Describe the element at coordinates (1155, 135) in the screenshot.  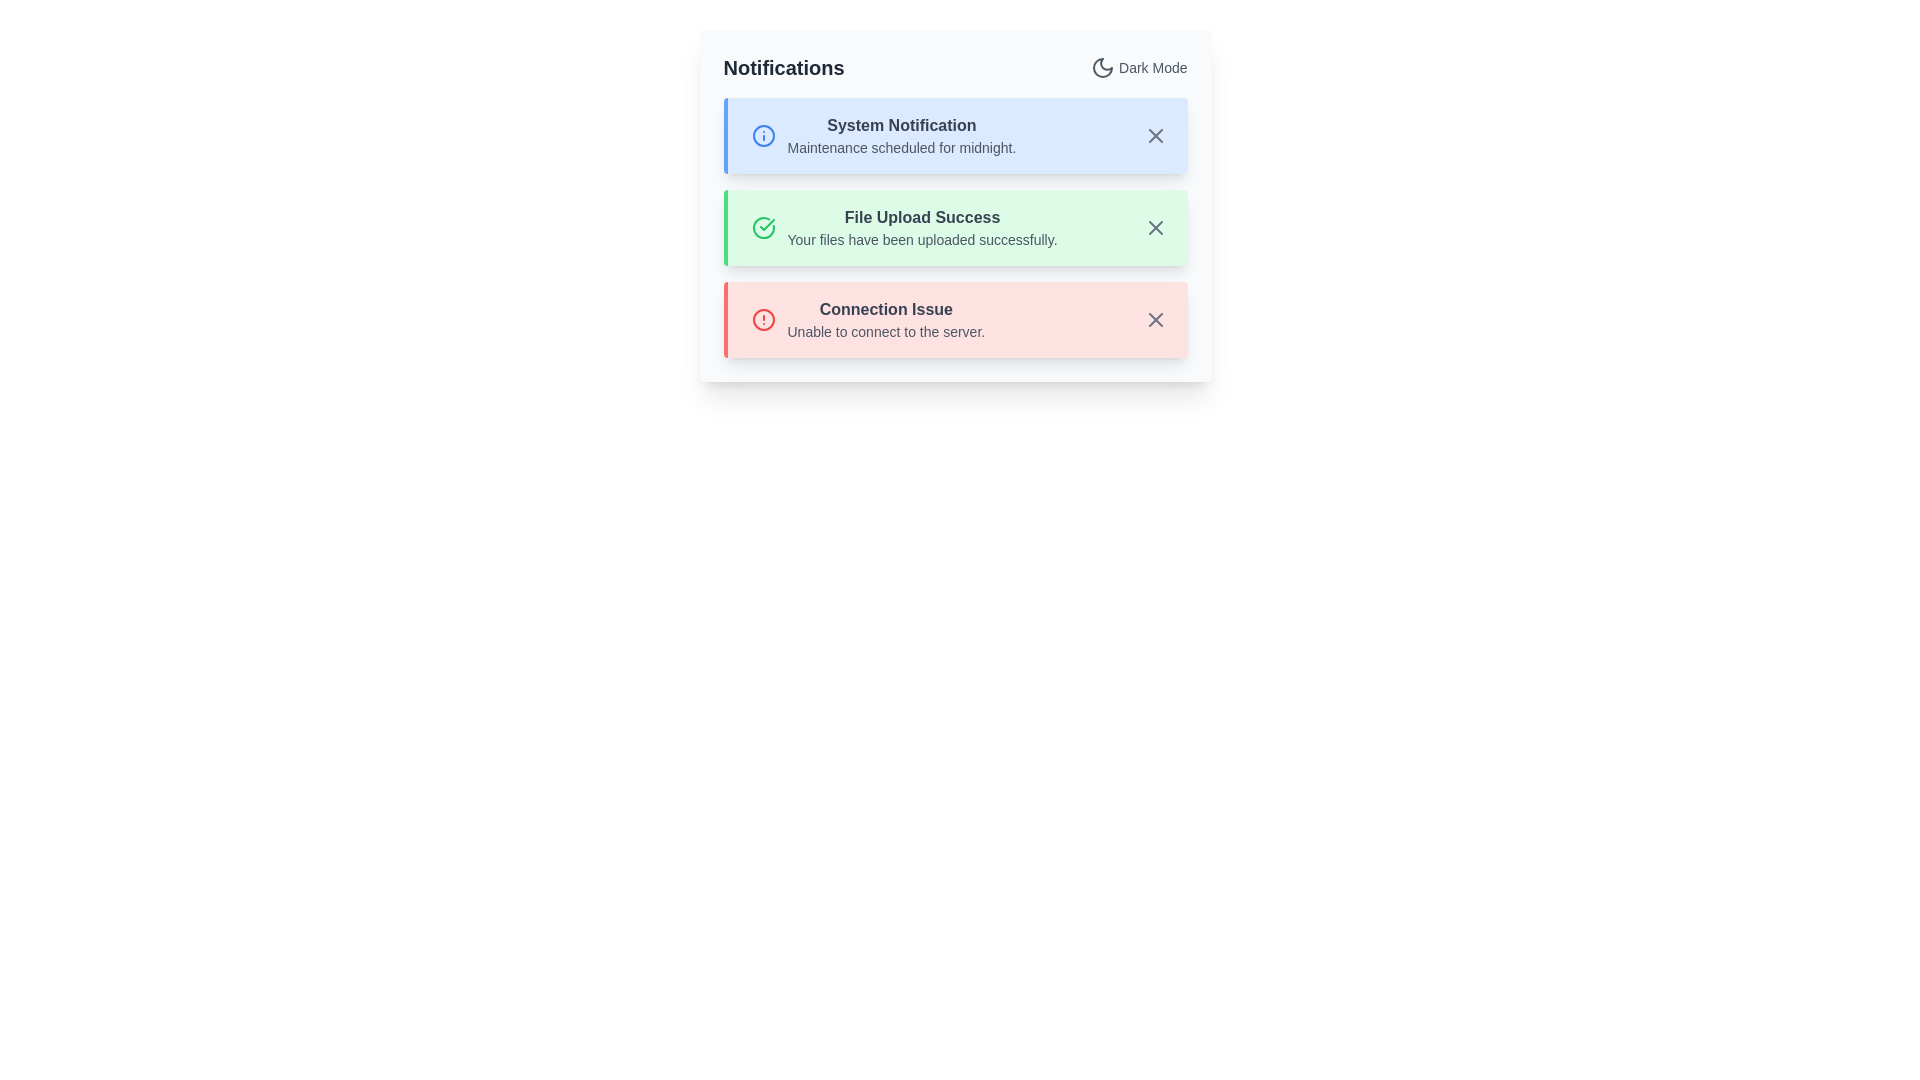
I see `the close button located in the top-right corner of the 'System Notification' card` at that location.